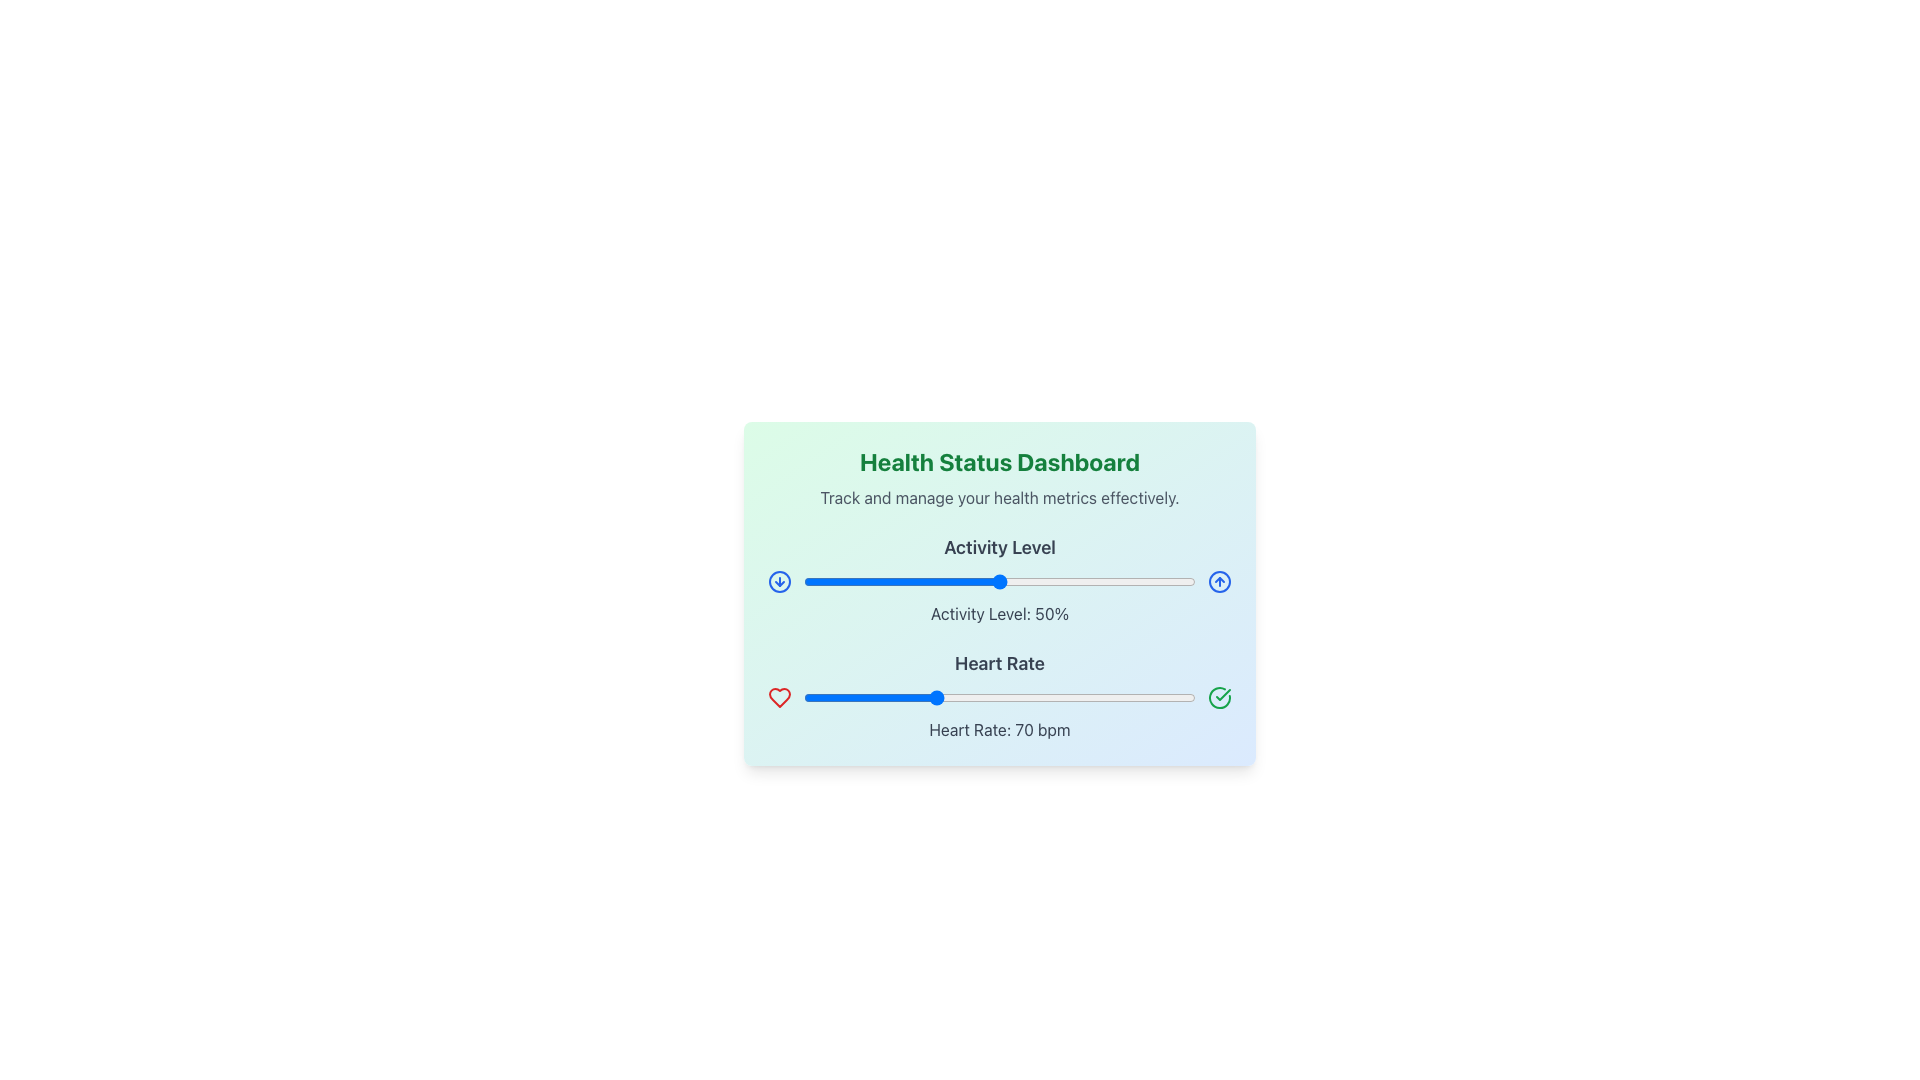 The image size is (1920, 1080). What do you see at coordinates (916, 582) in the screenshot?
I see `the activity level` at bounding box center [916, 582].